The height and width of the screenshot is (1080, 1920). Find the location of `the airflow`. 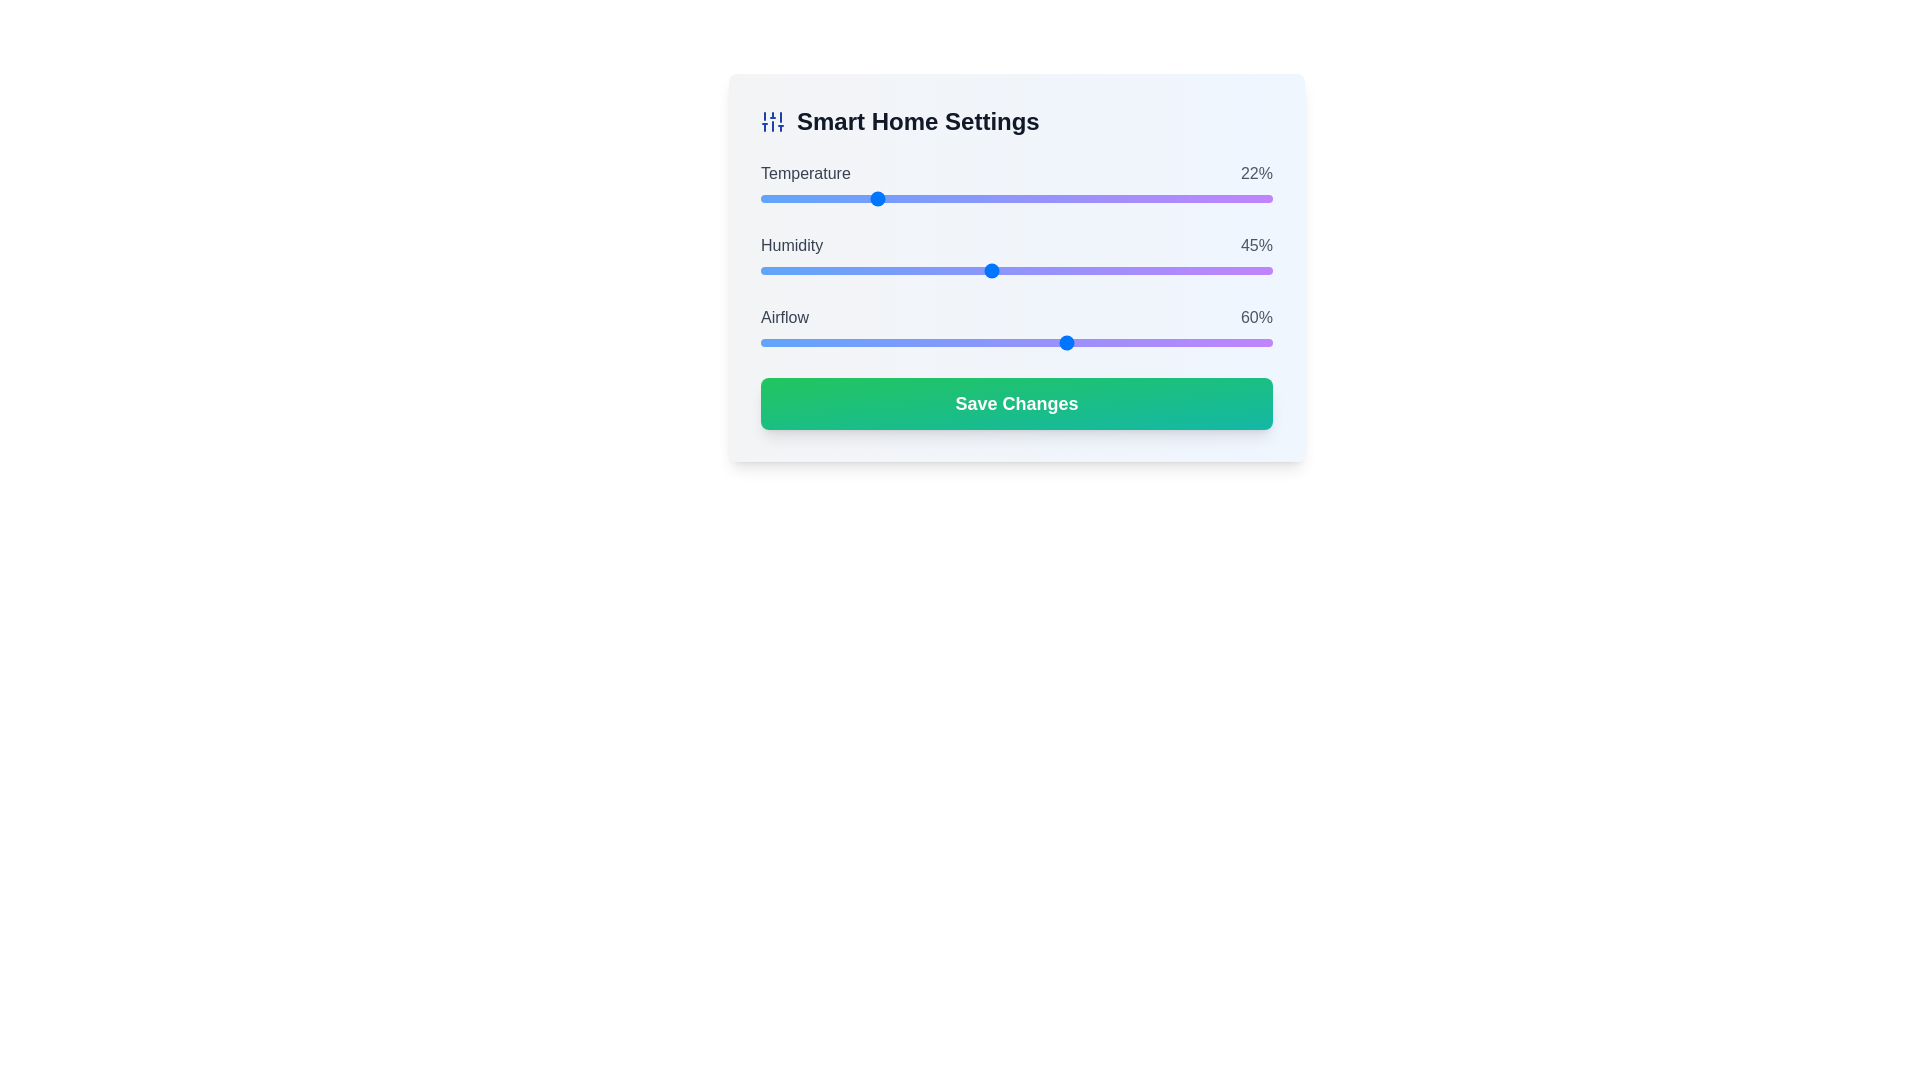

the airflow is located at coordinates (1032, 342).